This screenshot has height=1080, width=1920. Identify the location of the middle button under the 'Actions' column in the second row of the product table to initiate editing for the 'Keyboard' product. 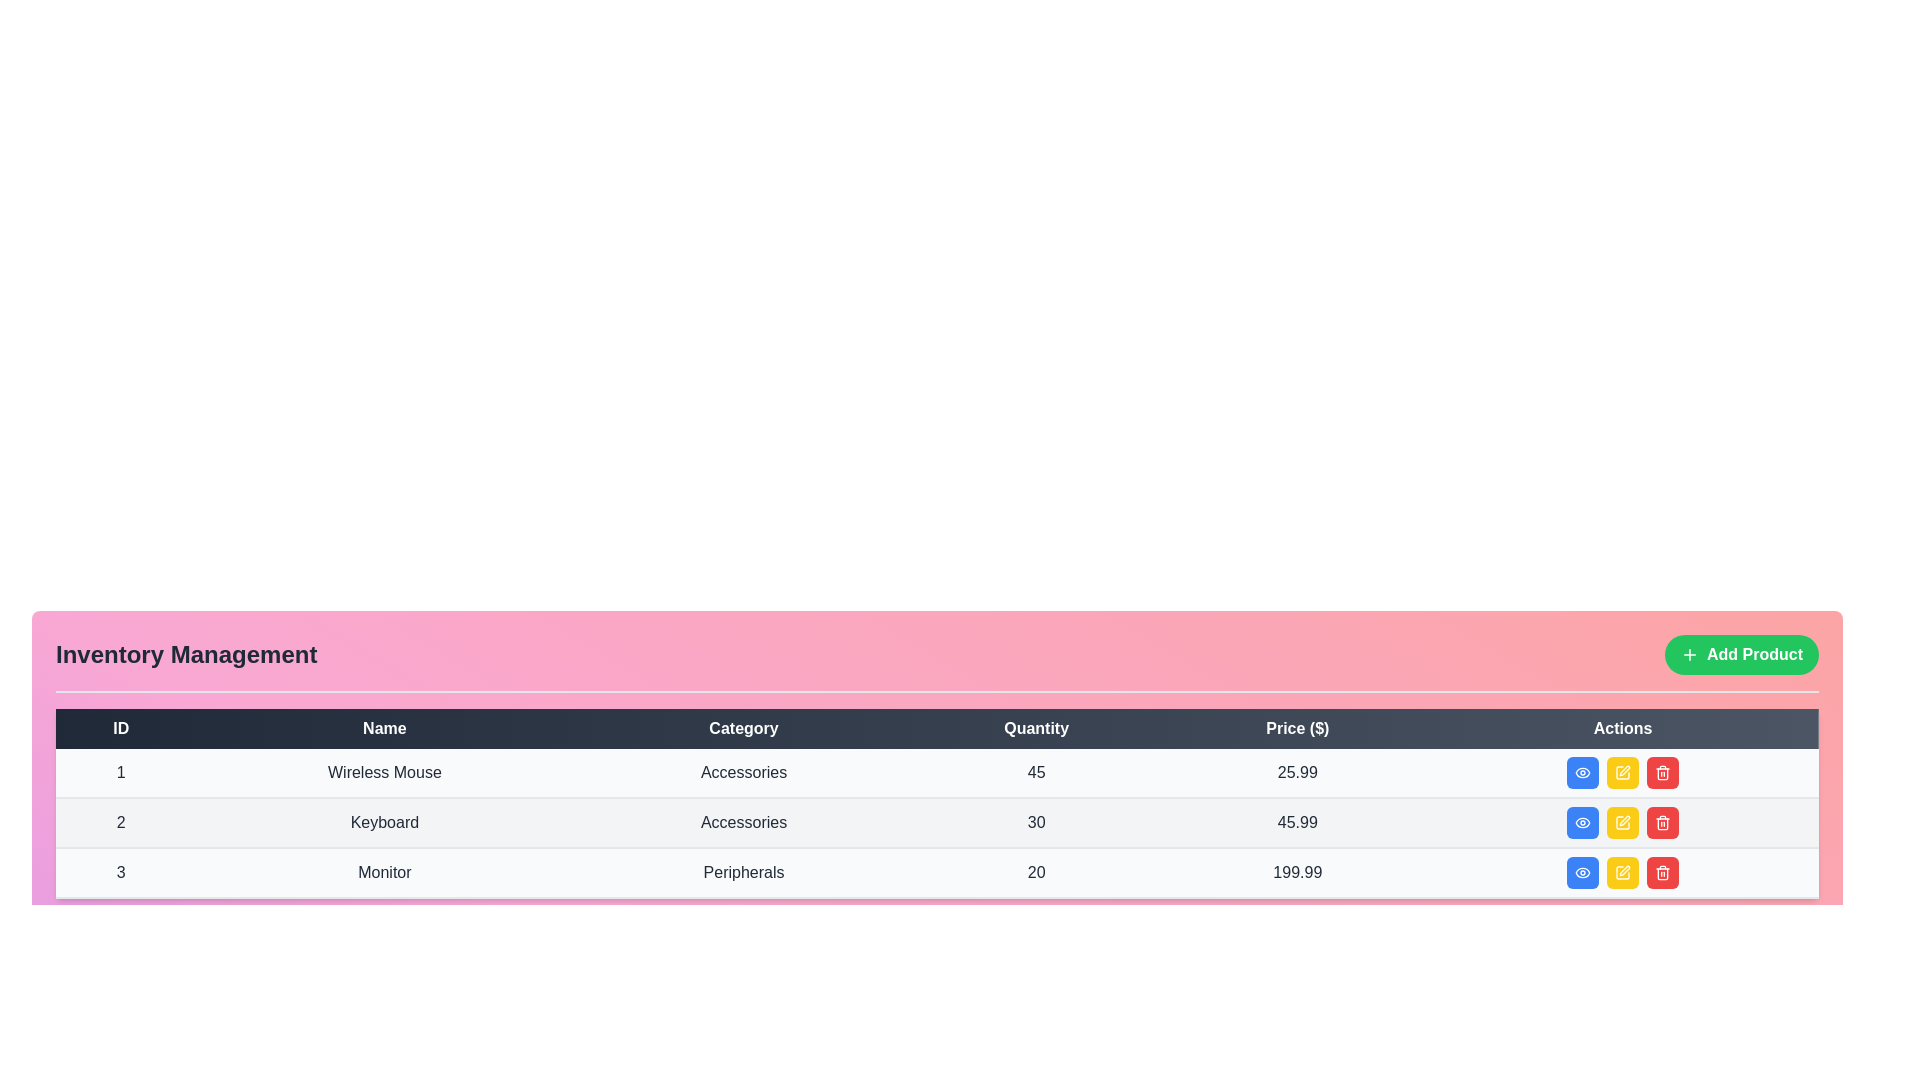
(1623, 822).